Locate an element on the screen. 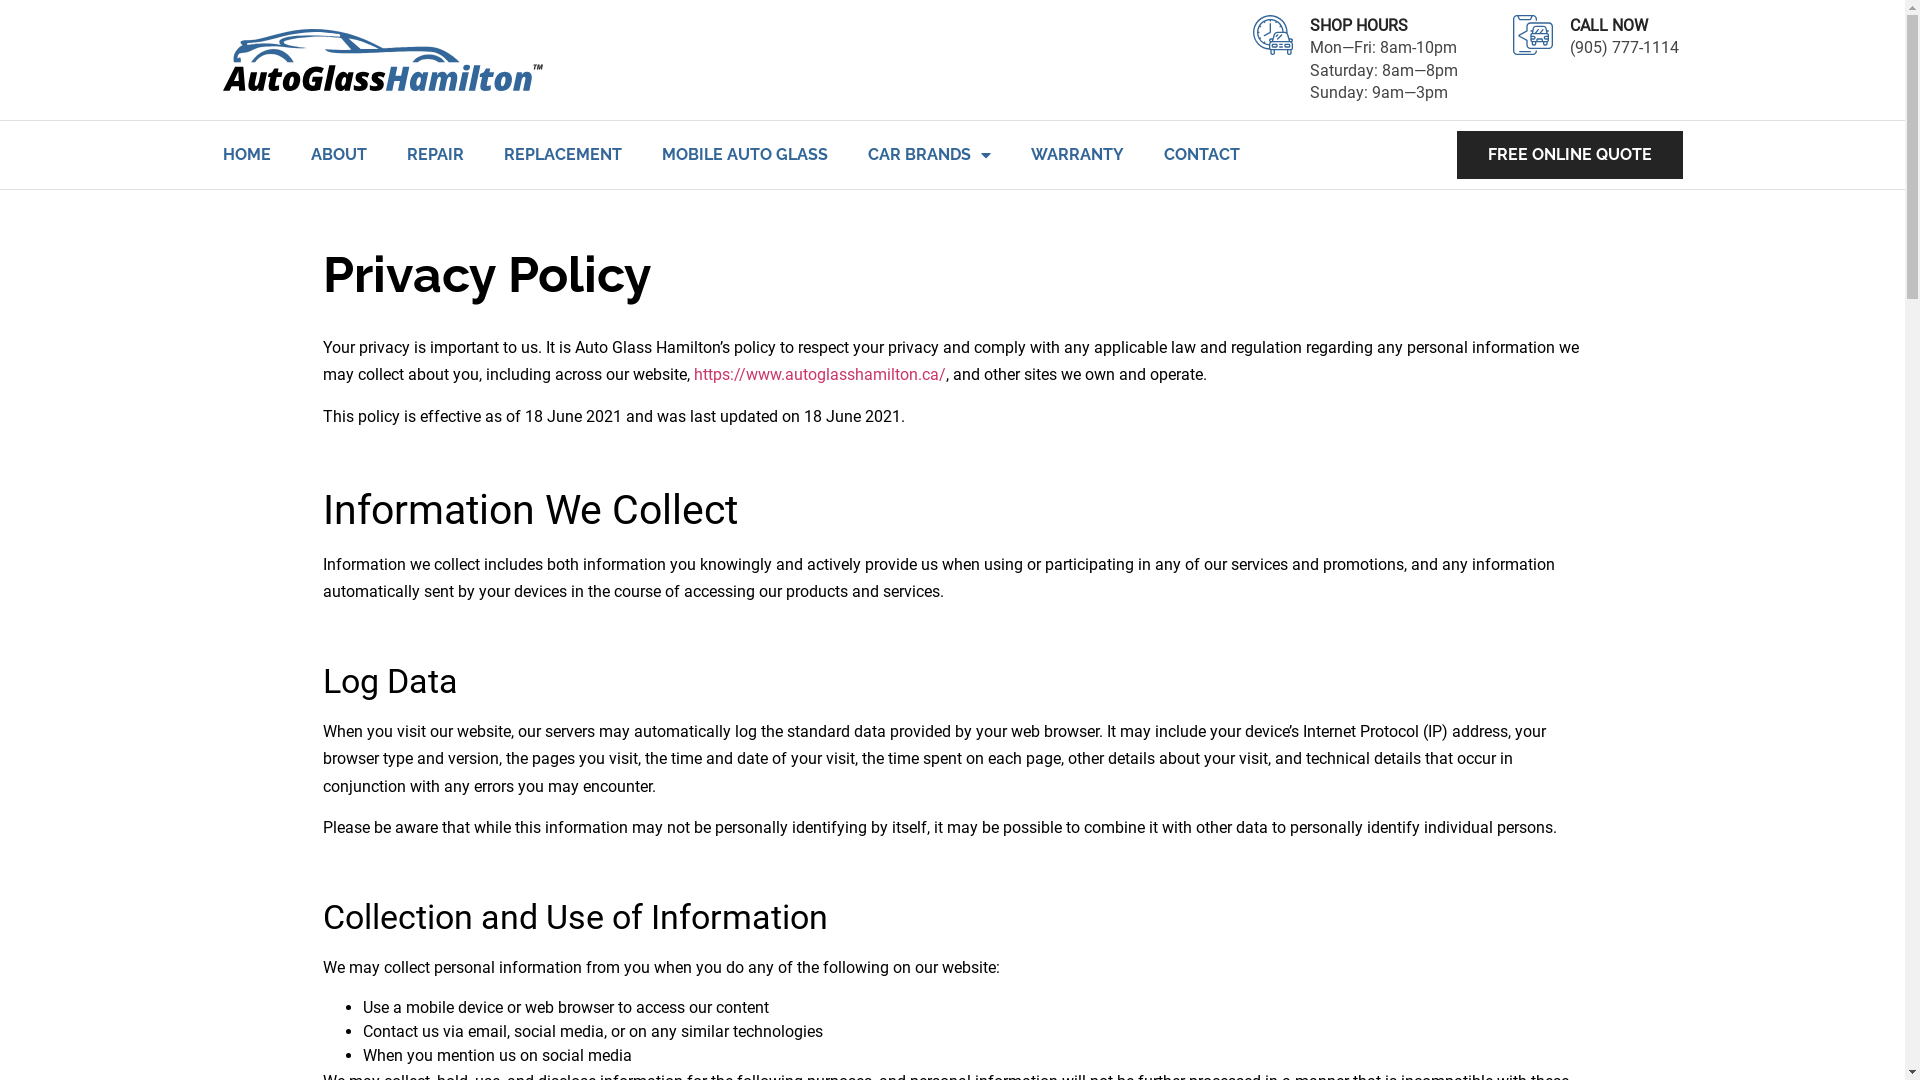  'MOBILE AUTO GLASS' is located at coordinates (743, 153).